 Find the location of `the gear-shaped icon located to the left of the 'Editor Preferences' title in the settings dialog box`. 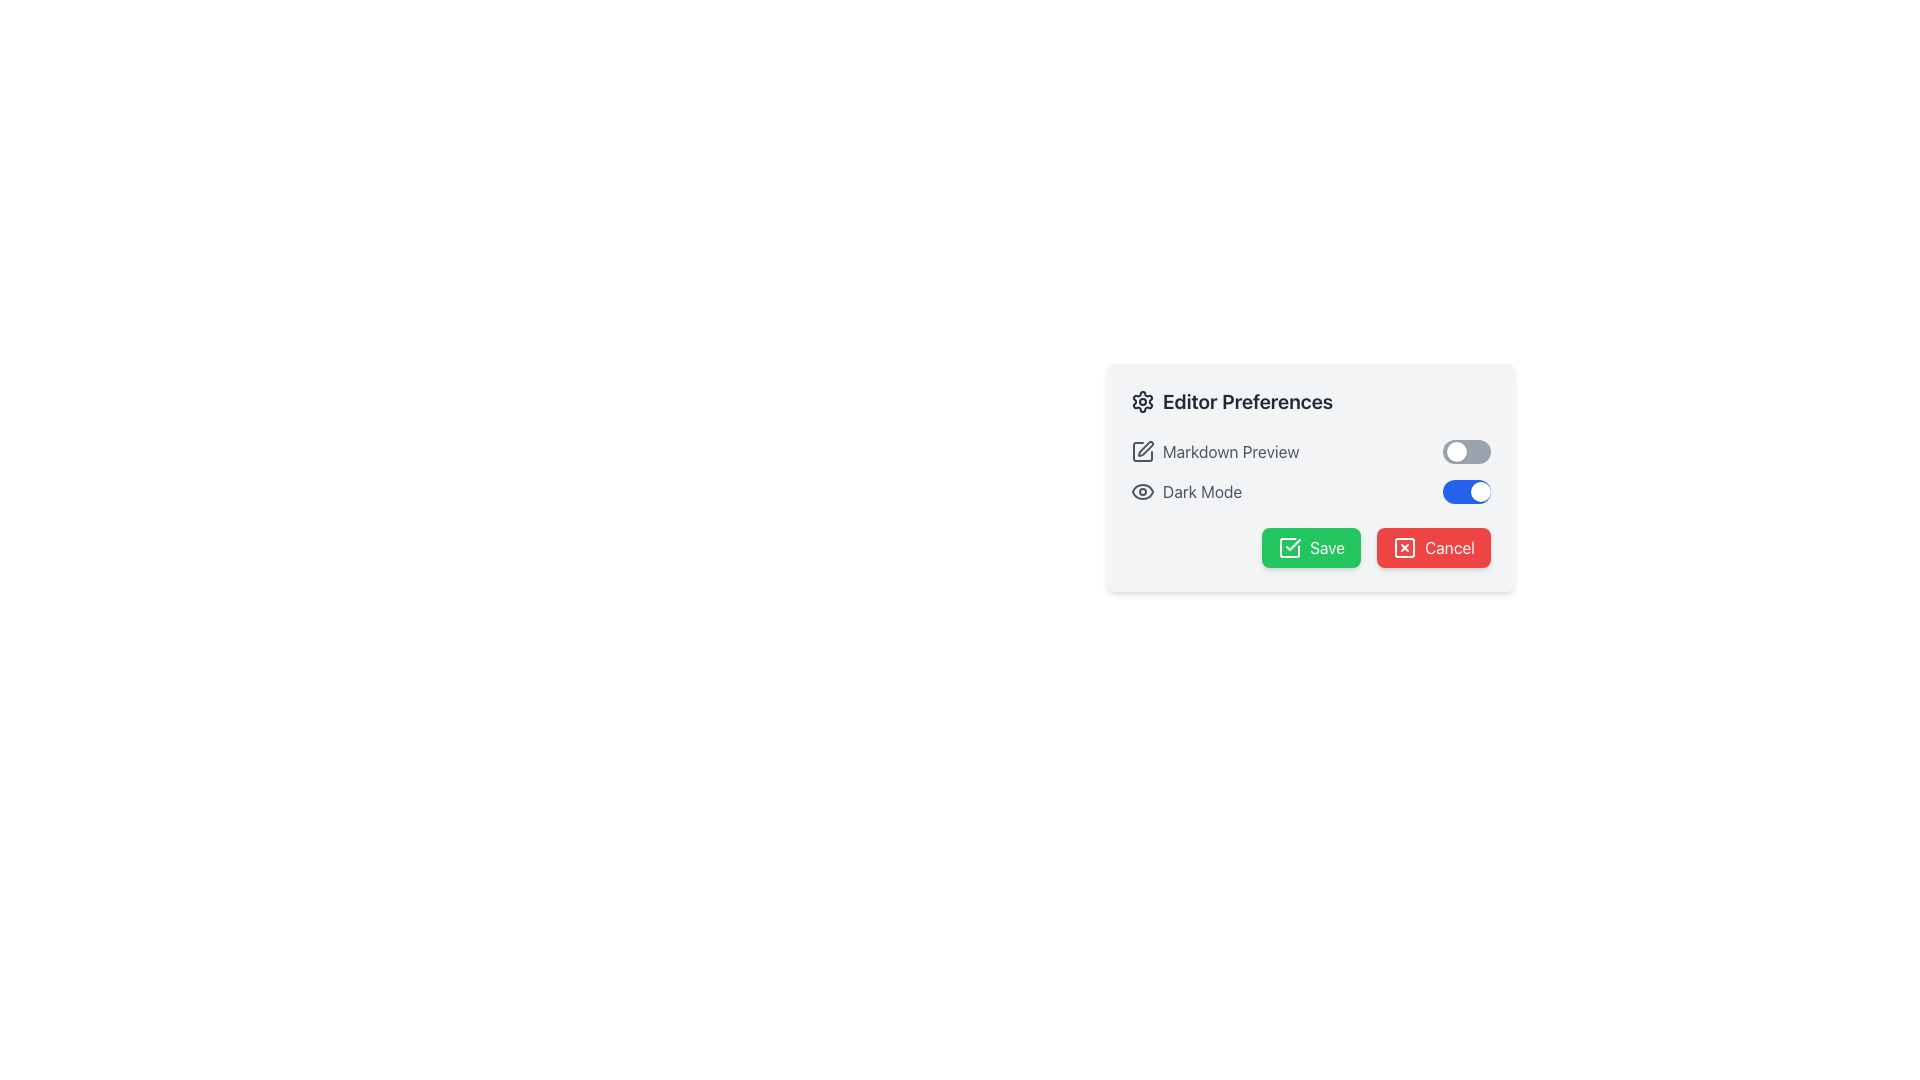

the gear-shaped icon located to the left of the 'Editor Preferences' title in the settings dialog box is located at coordinates (1142, 401).